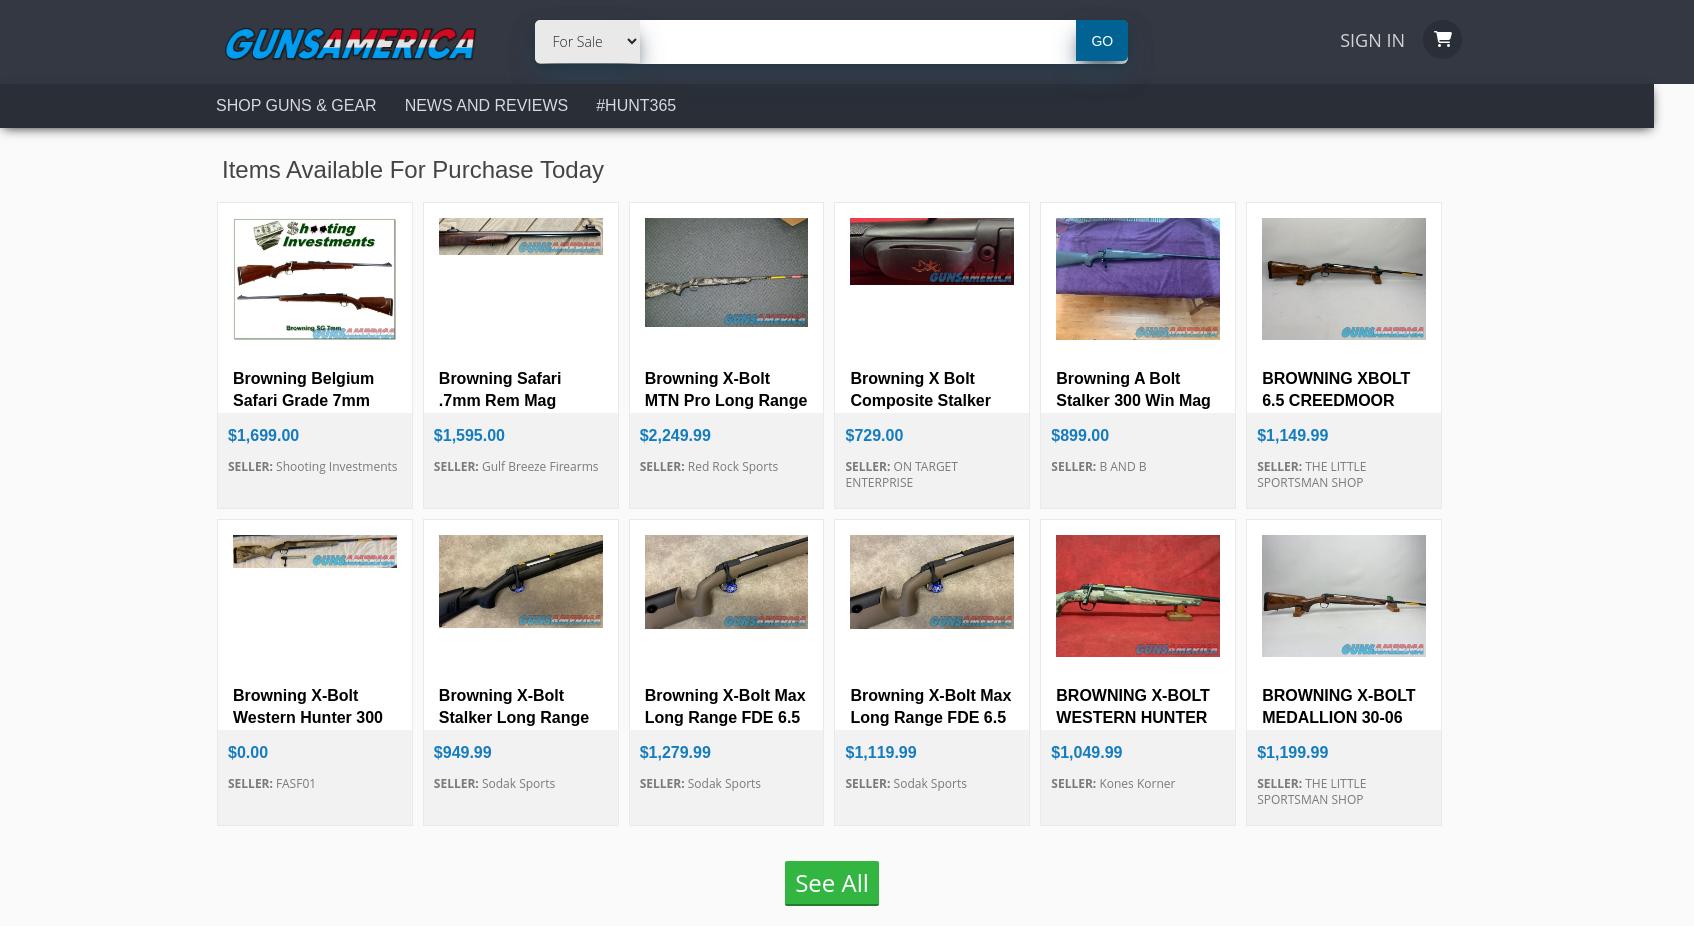  Describe the element at coordinates (307, 717) in the screenshot. I see `'Browning X-Bolt Western Hunter 300 PRC N...'` at that location.